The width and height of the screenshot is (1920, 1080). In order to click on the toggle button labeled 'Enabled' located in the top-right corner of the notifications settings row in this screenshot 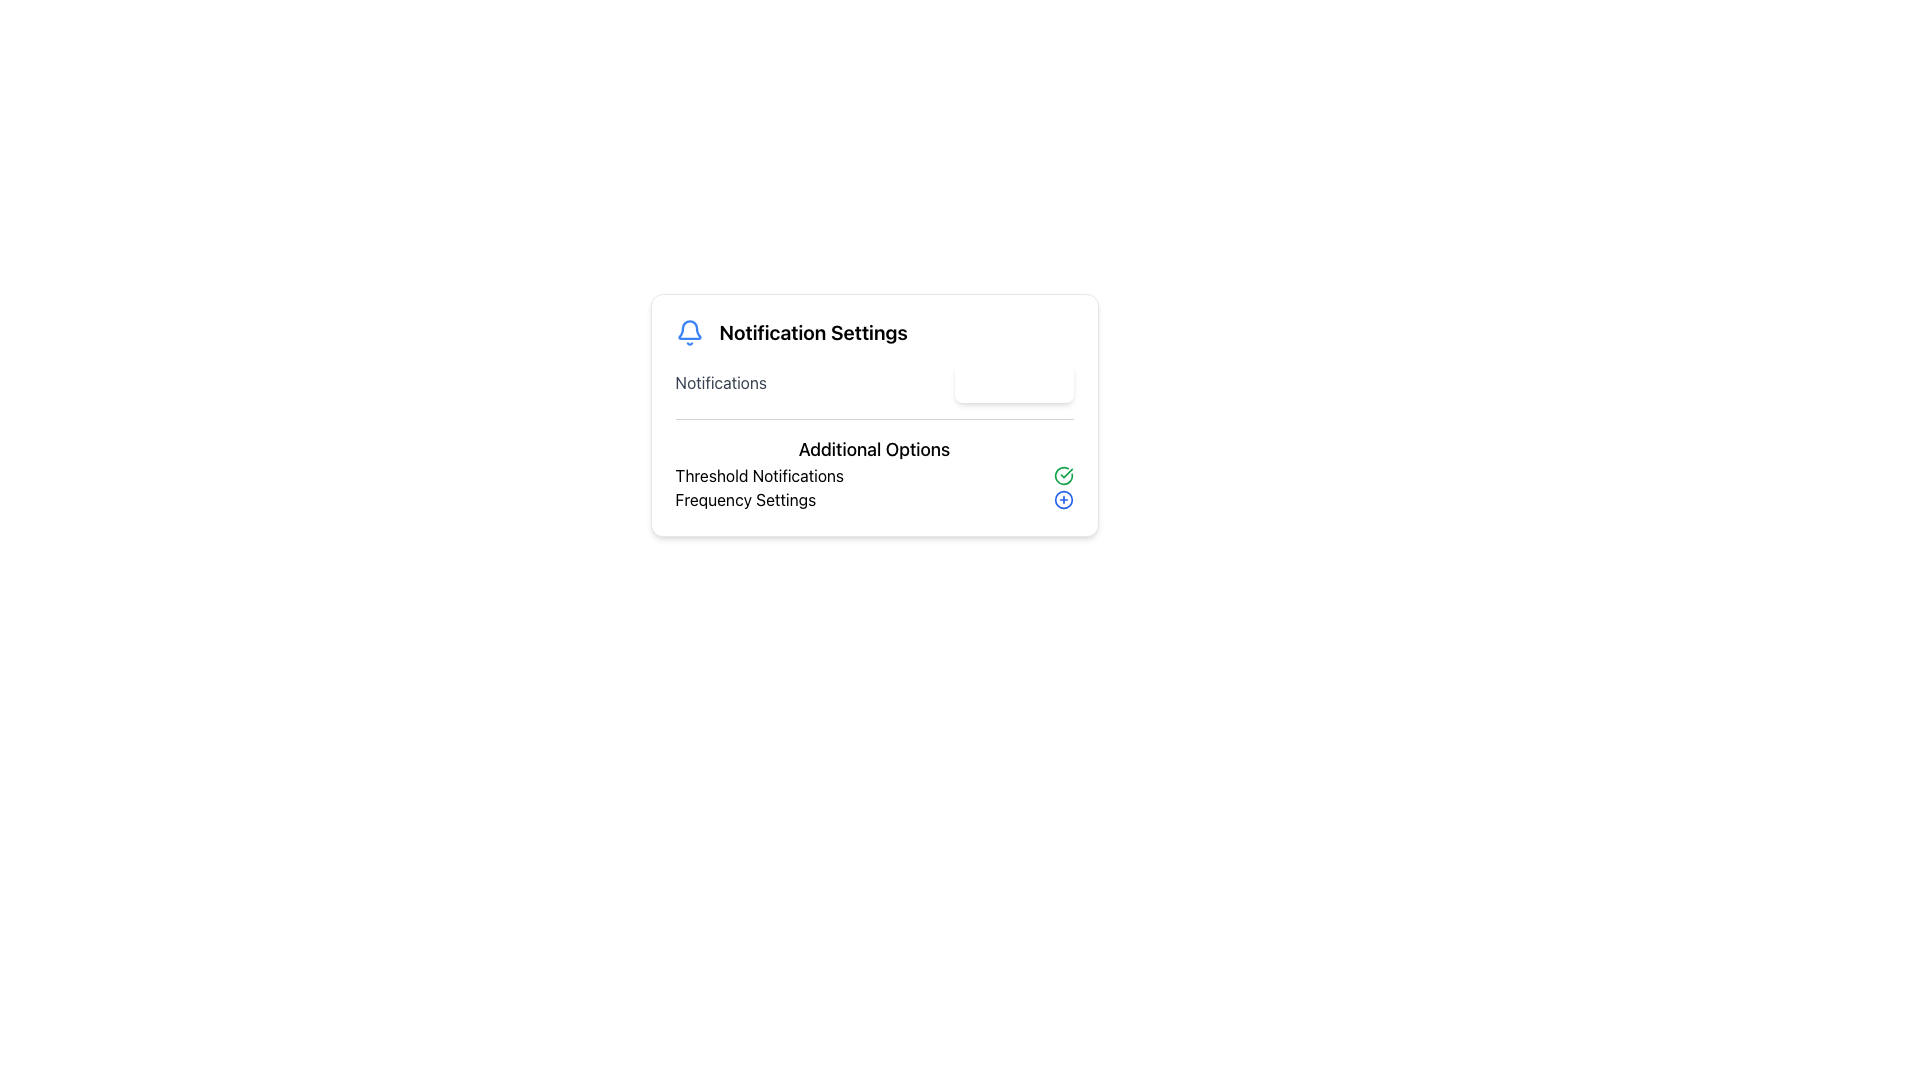, I will do `click(1013, 382)`.